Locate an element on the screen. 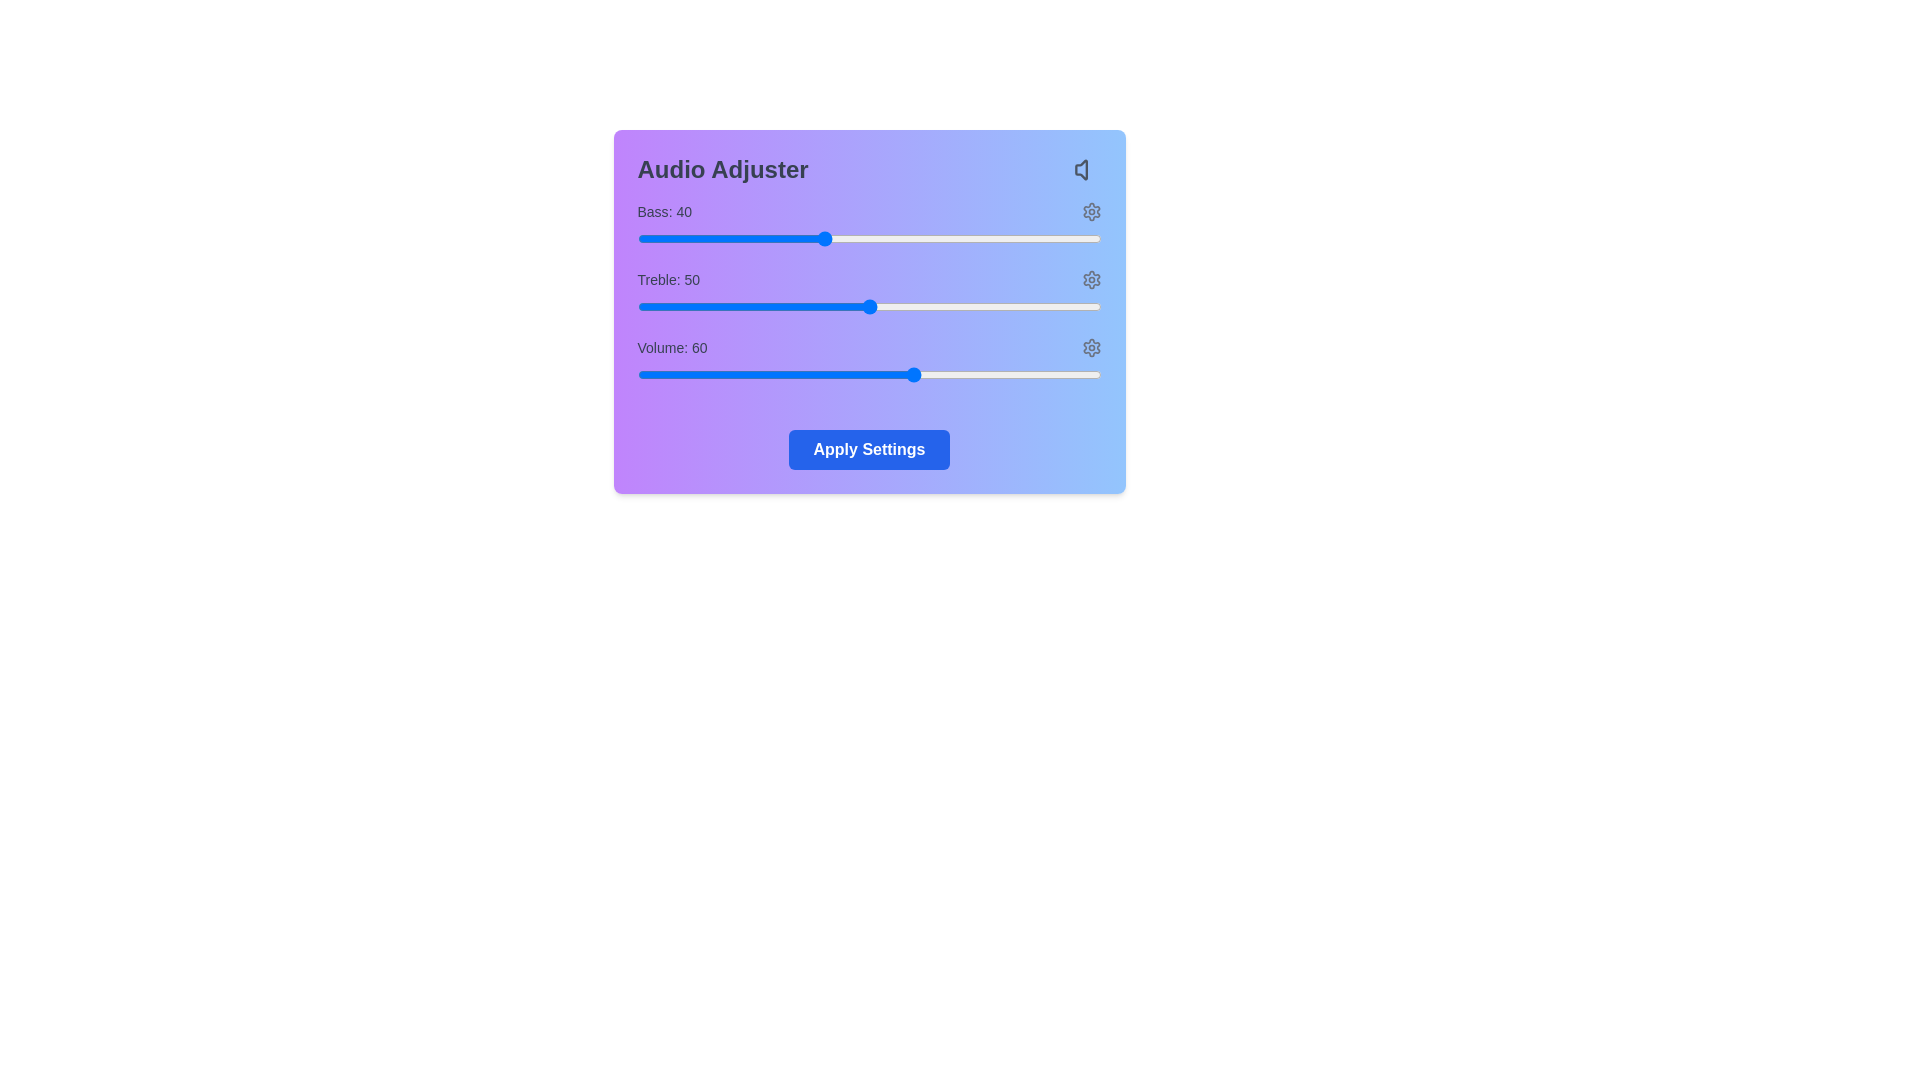 The image size is (1920, 1080). the treble level is located at coordinates (697, 307).